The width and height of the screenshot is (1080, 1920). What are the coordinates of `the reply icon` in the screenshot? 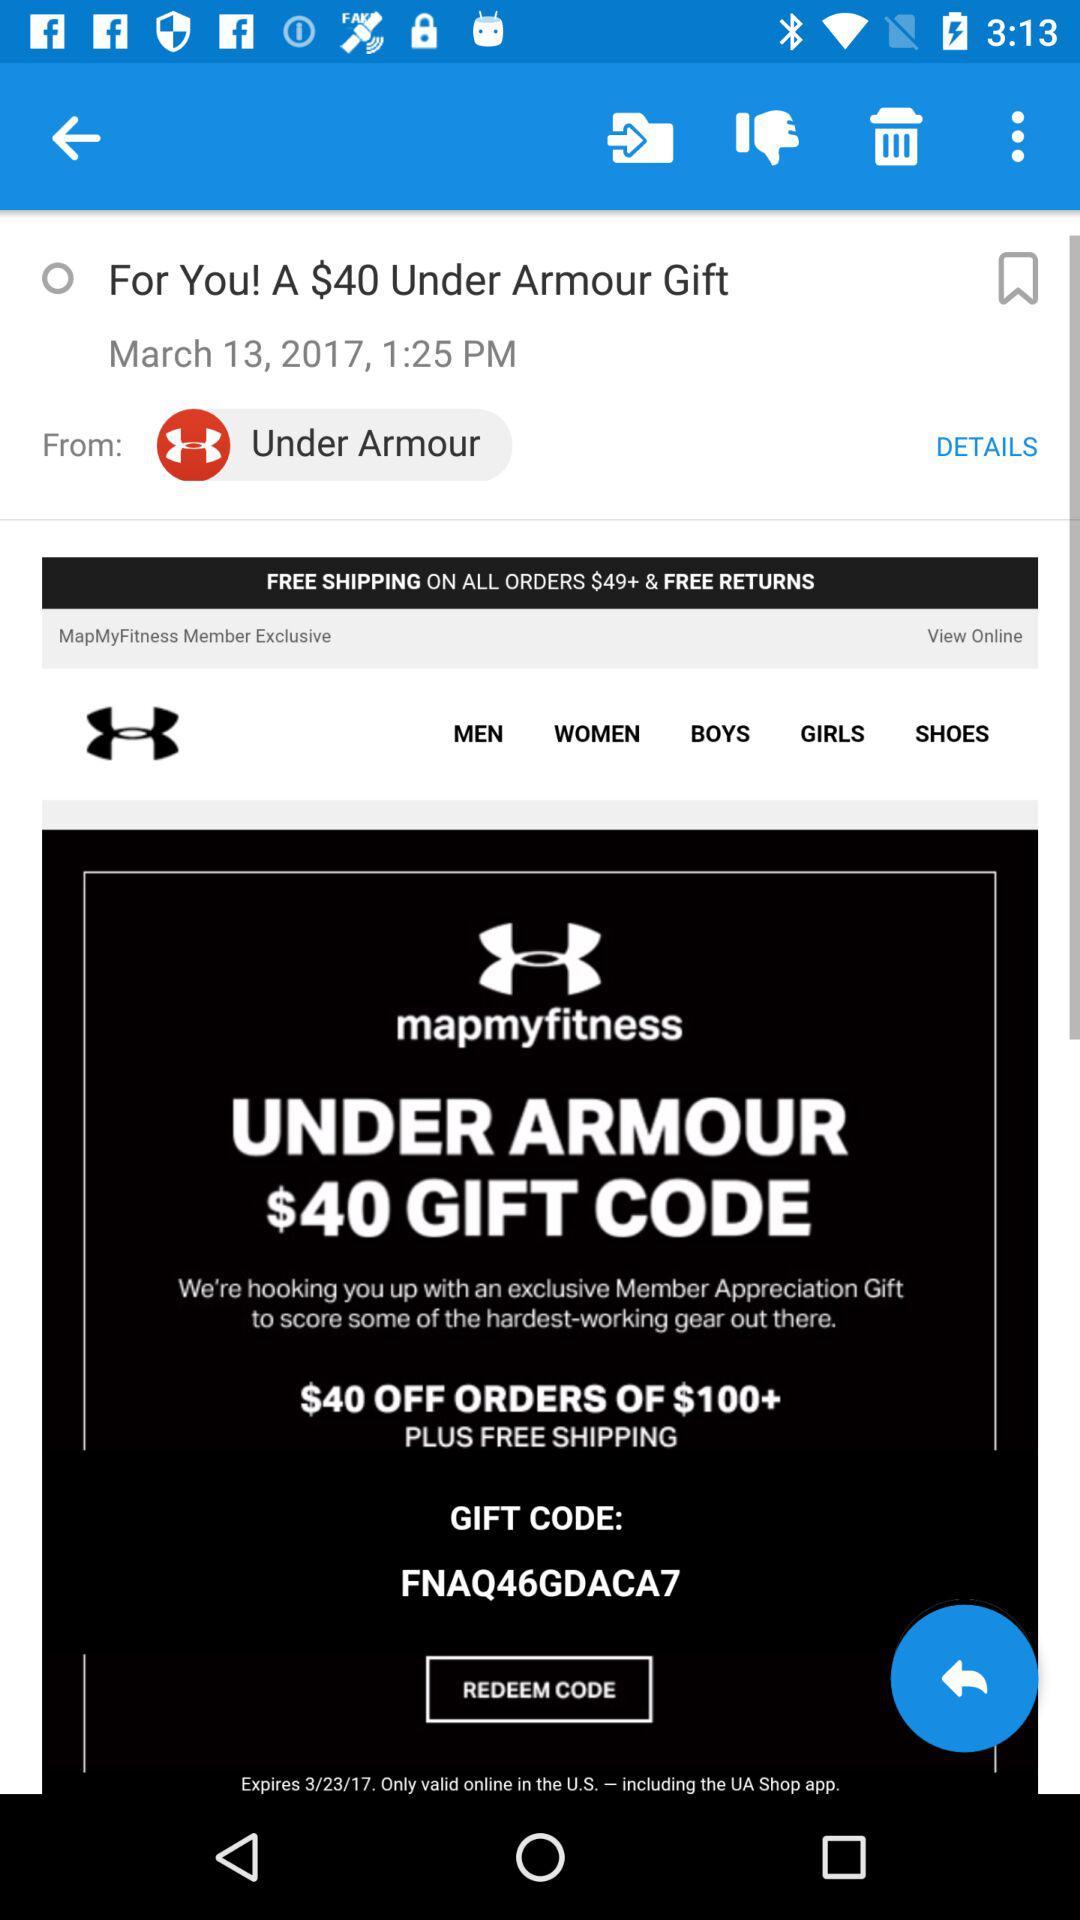 It's located at (963, 1678).